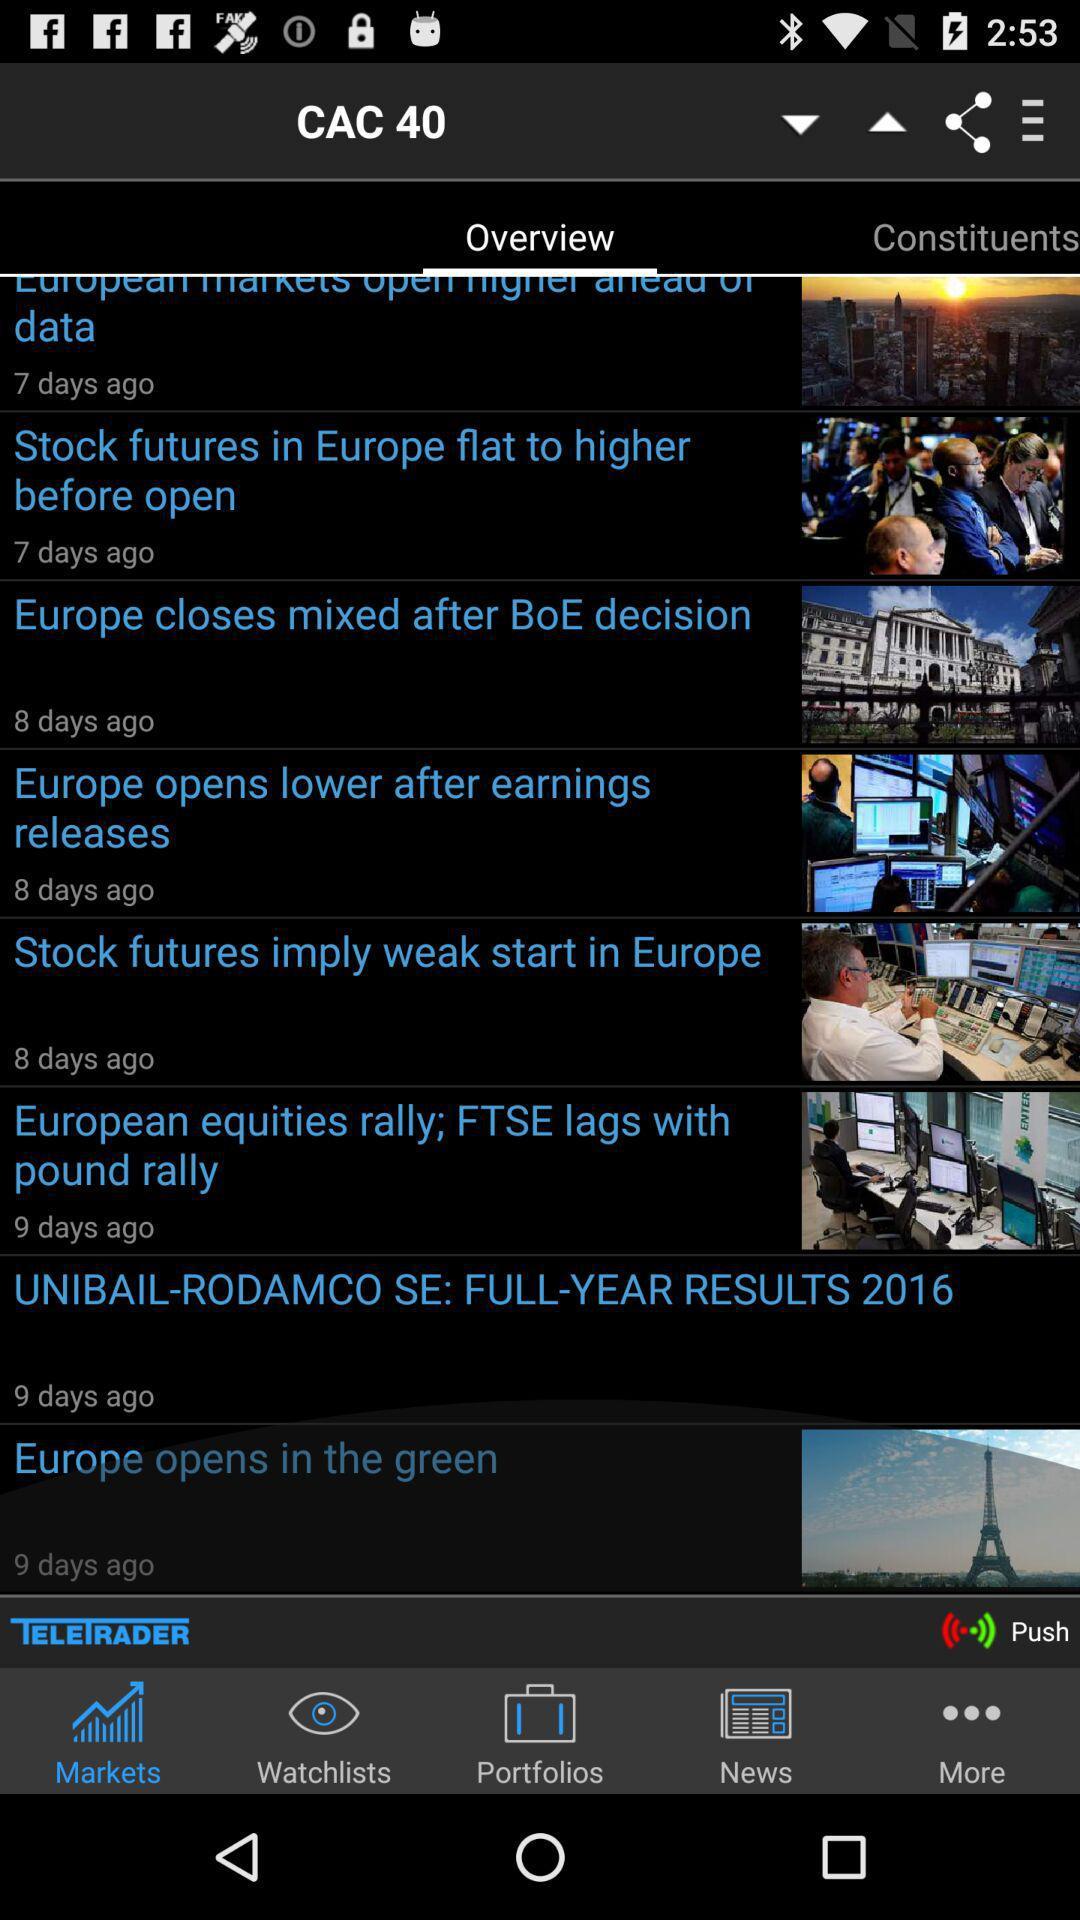 The width and height of the screenshot is (1080, 1920). I want to click on the item next to portfolios, so click(756, 1732).